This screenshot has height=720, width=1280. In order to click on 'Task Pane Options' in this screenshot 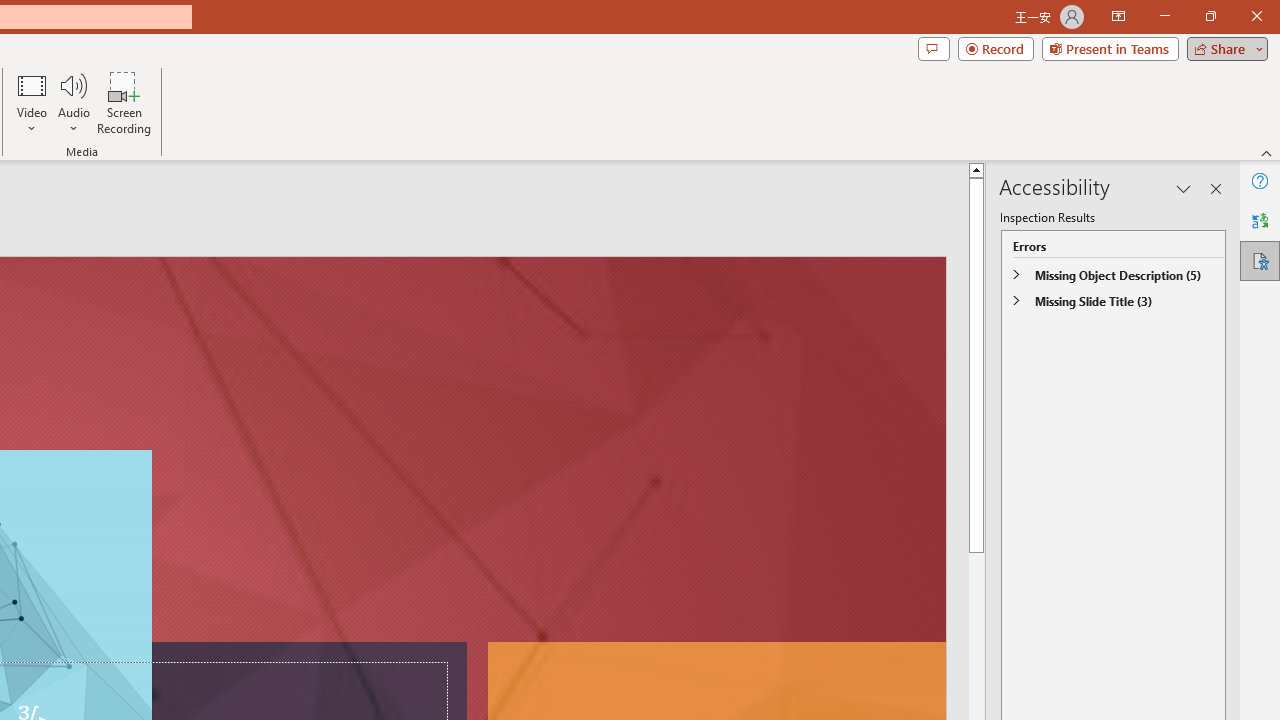, I will do `click(1184, 189)`.